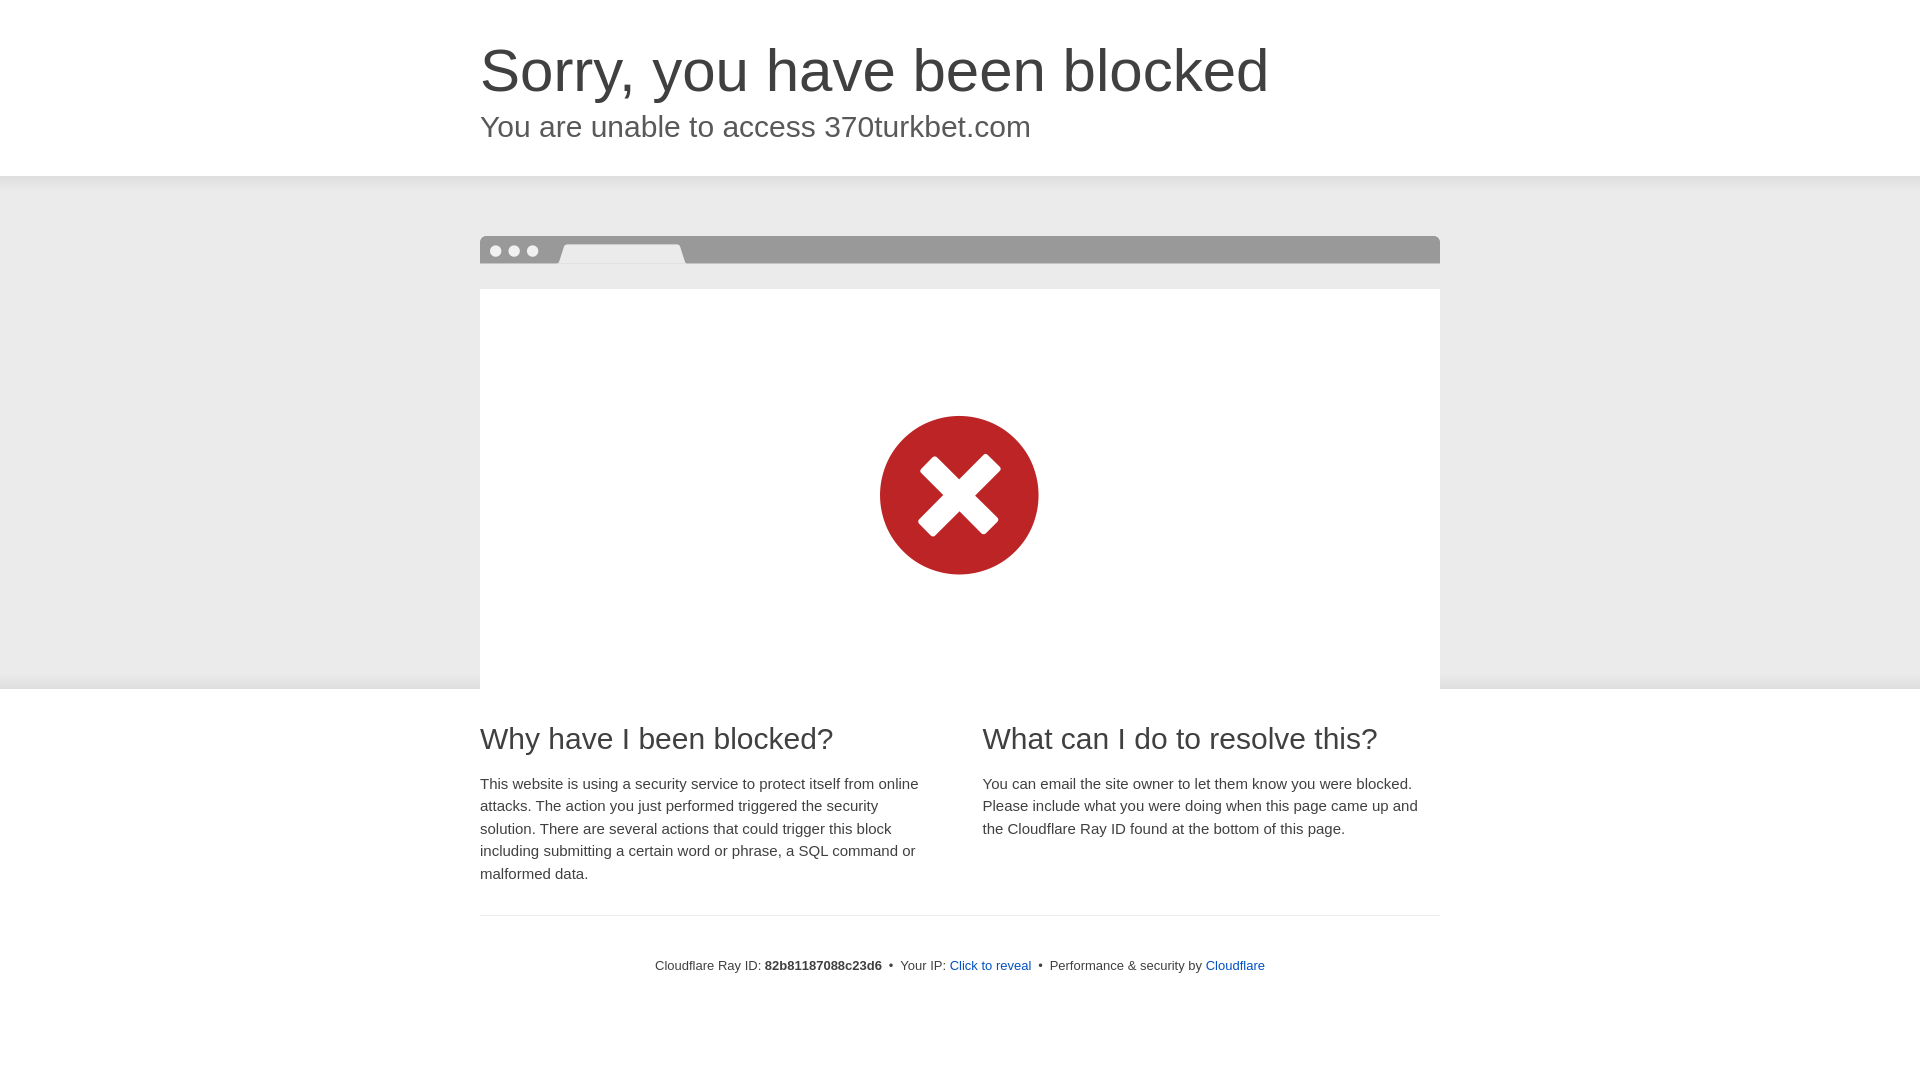 The height and width of the screenshot is (1080, 1920). I want to click on 'Click to reveal', so click(949, 964).